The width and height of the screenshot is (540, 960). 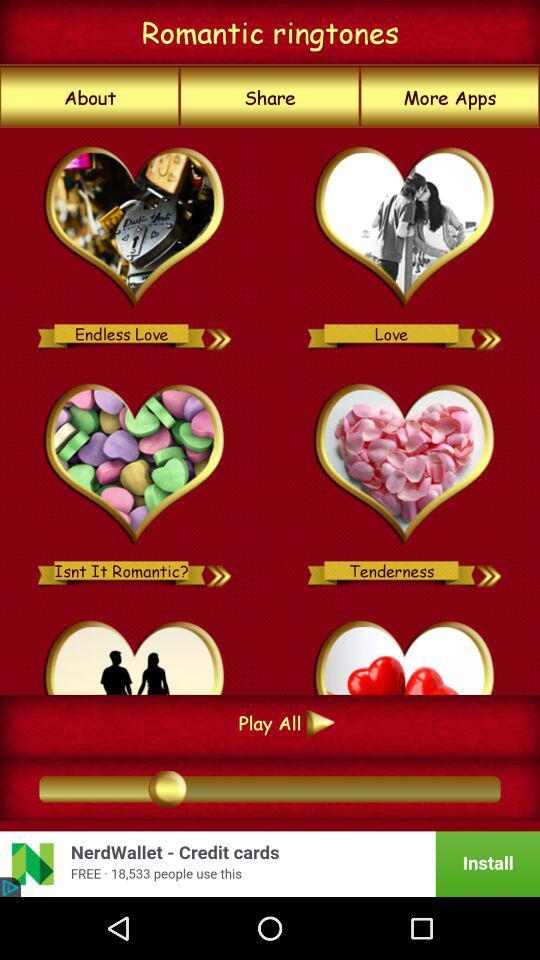 What do you see at coordinates (405, 653) in the screenshot?
I see `ringtone` at bounding box center [405, 653].